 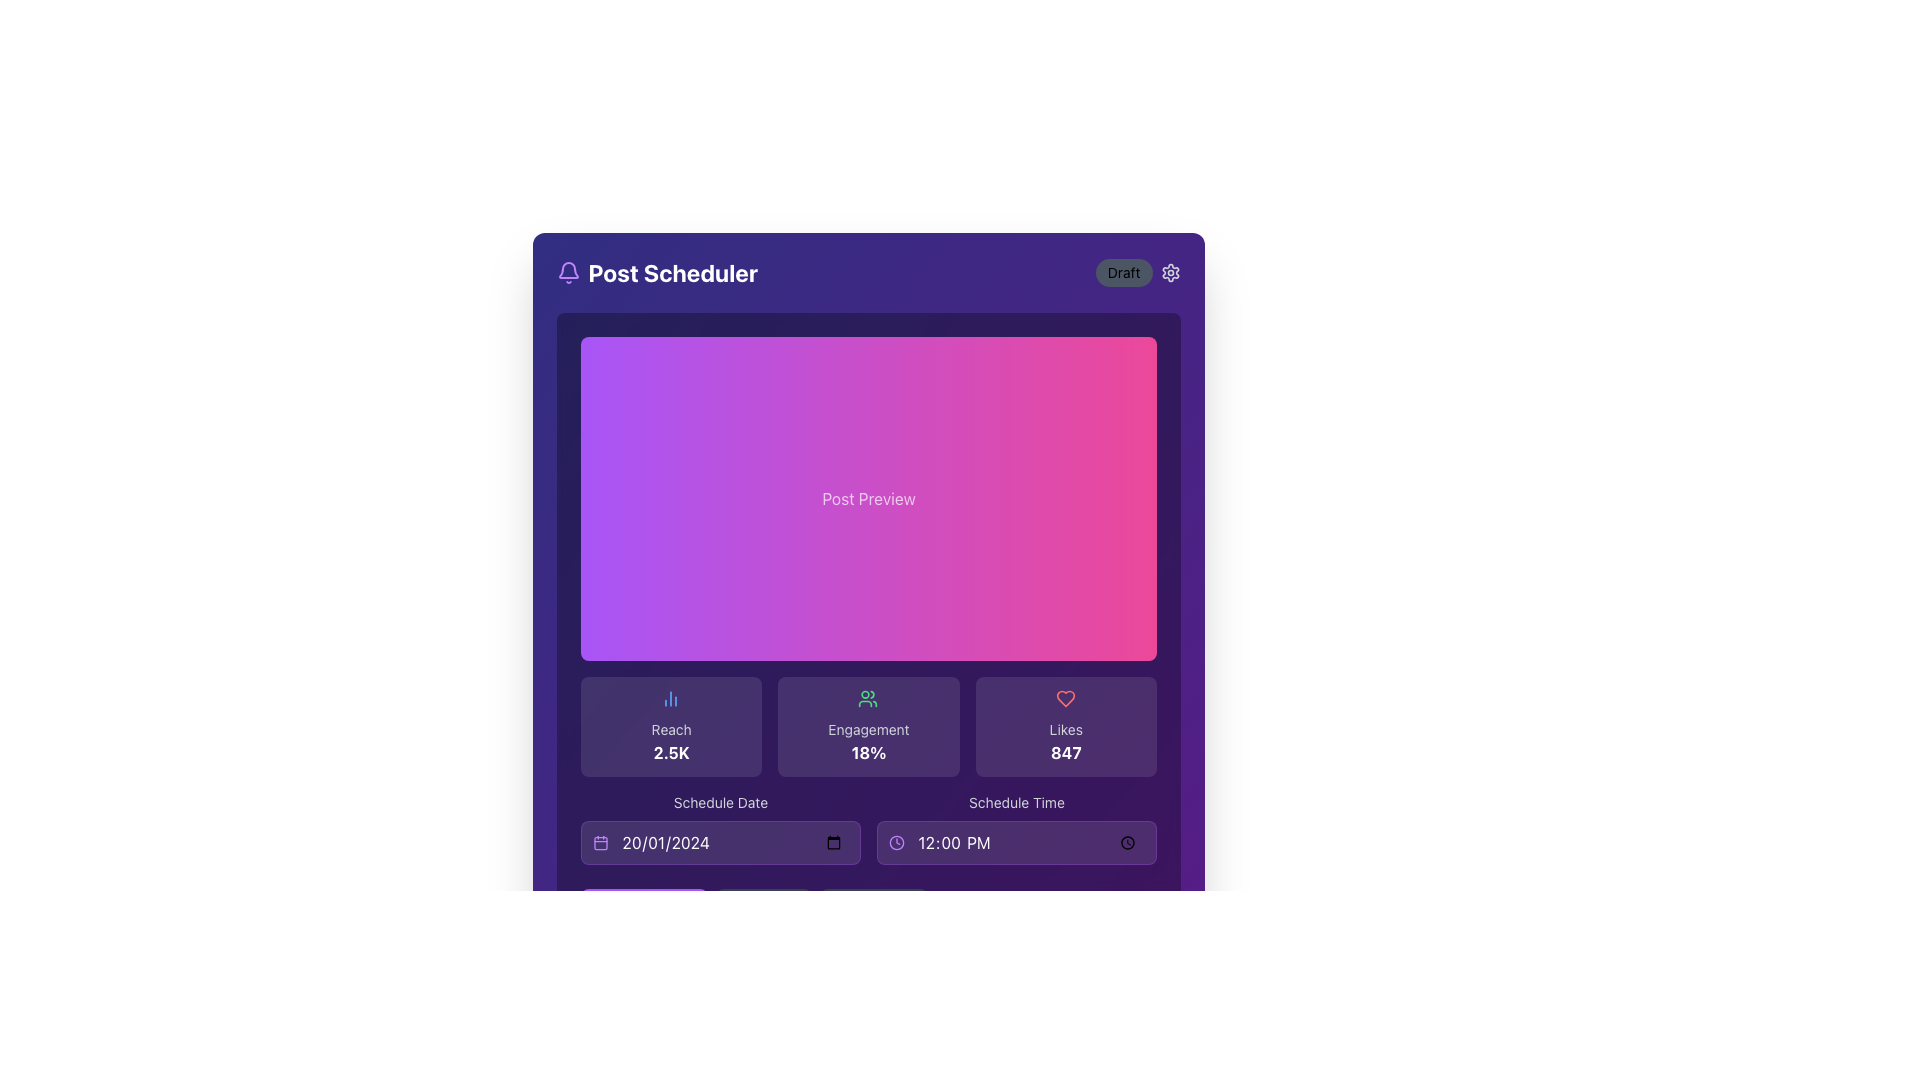 I want to click on the small purple clock icon with a thin circular border located to the left of the time input field in the 'Schedule Time' section, so click(x=895, y=843).